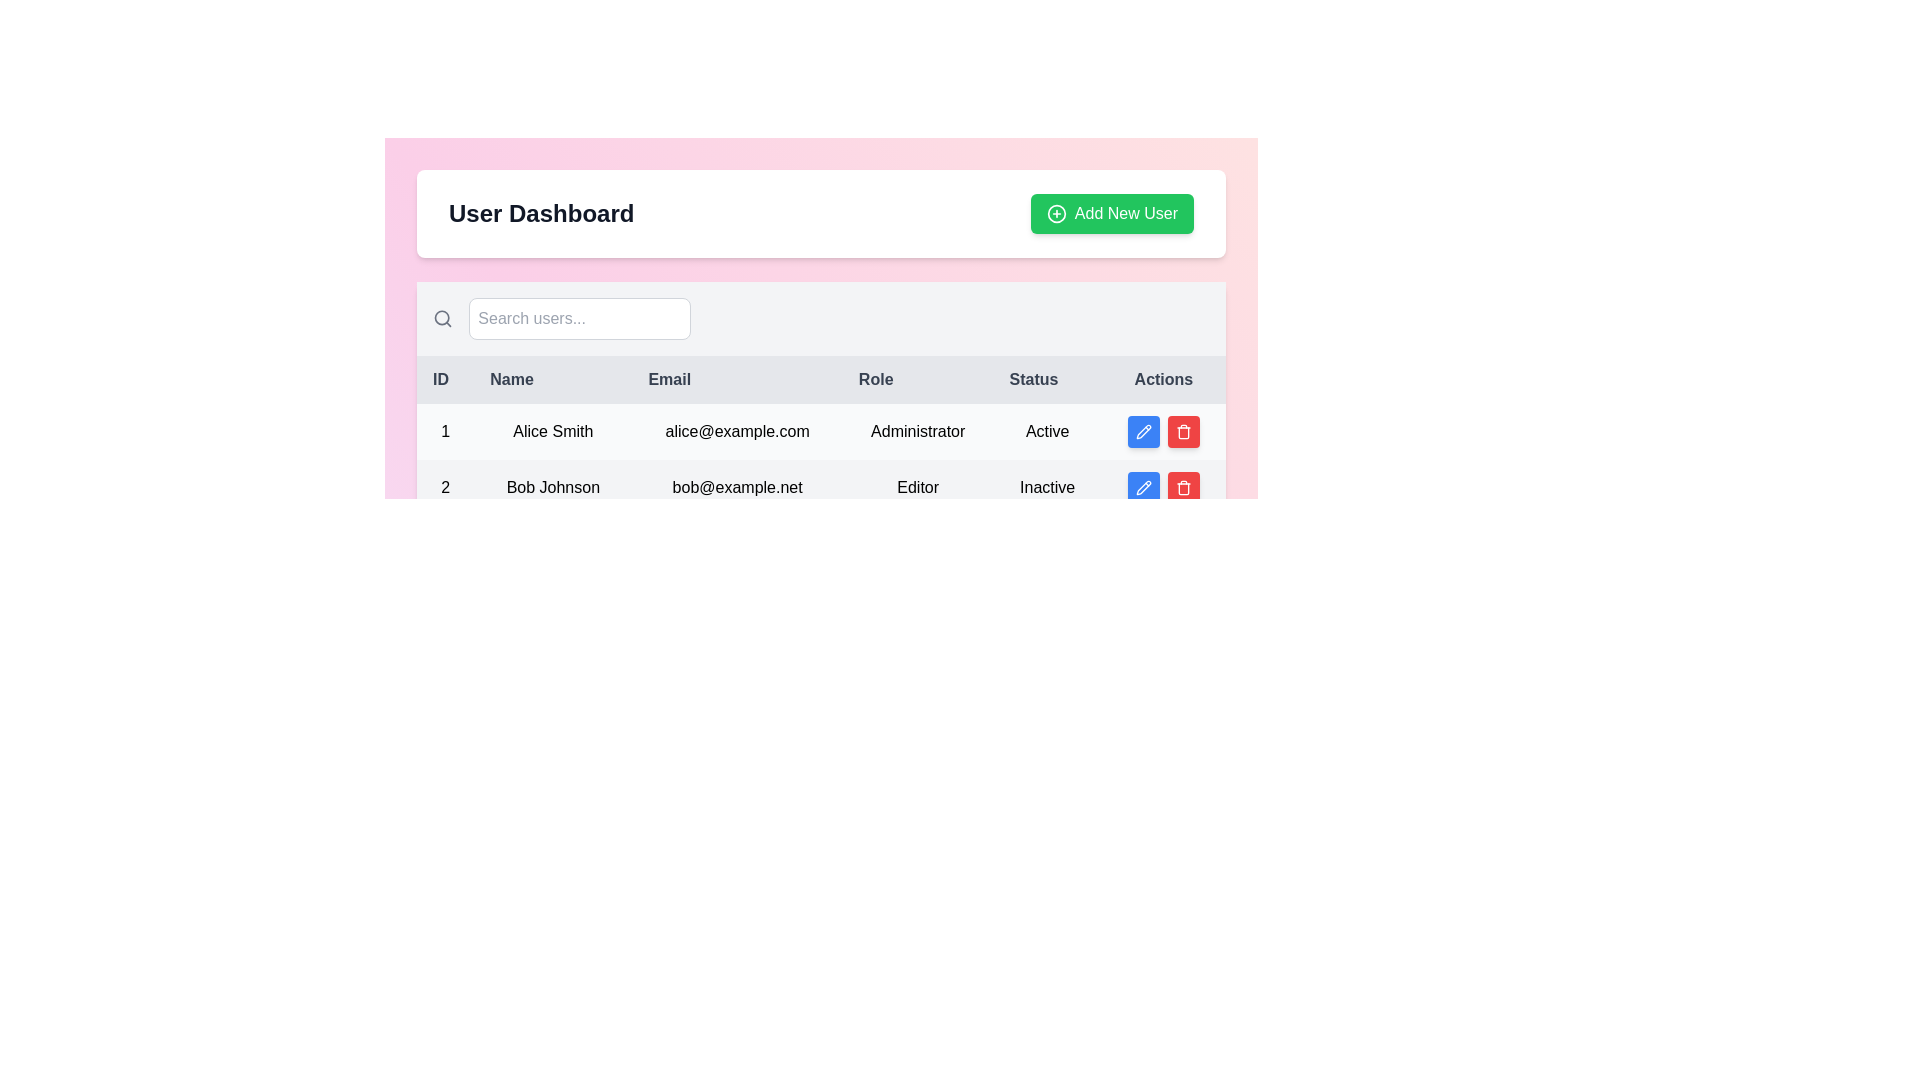 The image size is (1920, 1080). Describe the element at coordinates (736, 488) in the screenshot. I see `the static text block displaying the user's email address in the third cell of the second row of the table` at that location.